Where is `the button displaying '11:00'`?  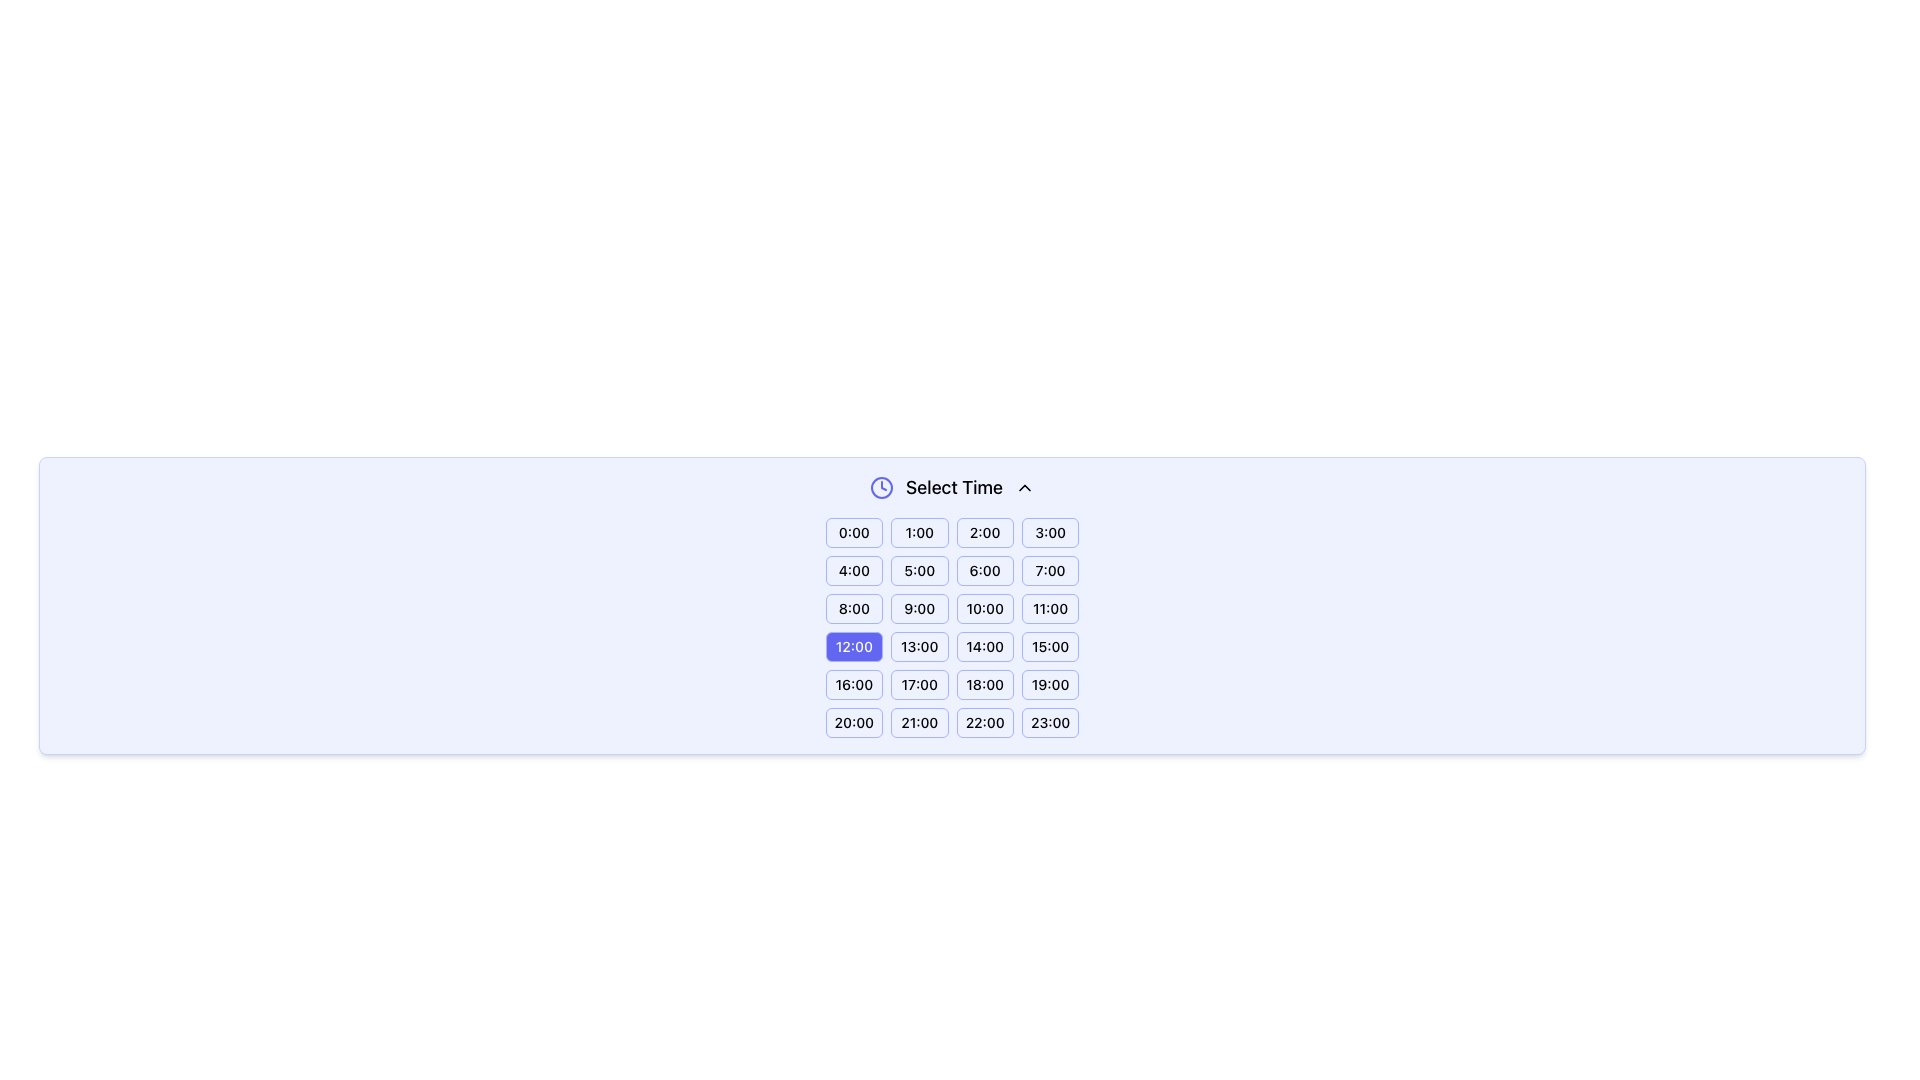
the button displaying '11:00' is located at coordinates (1049, 608).